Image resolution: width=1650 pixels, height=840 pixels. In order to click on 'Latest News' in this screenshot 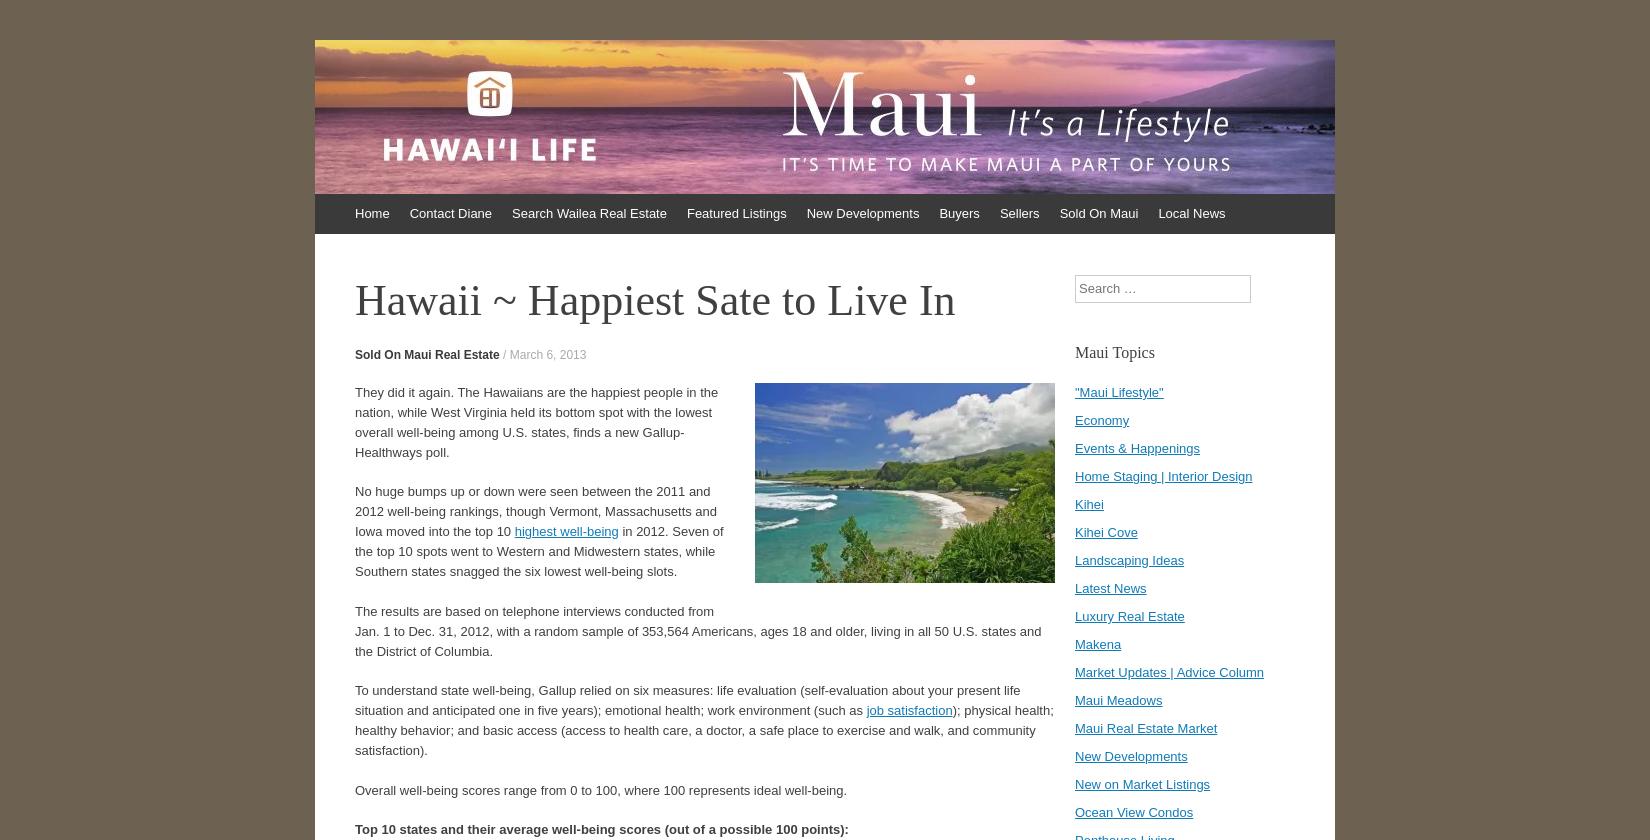, I will do `click(1074, 588)`.